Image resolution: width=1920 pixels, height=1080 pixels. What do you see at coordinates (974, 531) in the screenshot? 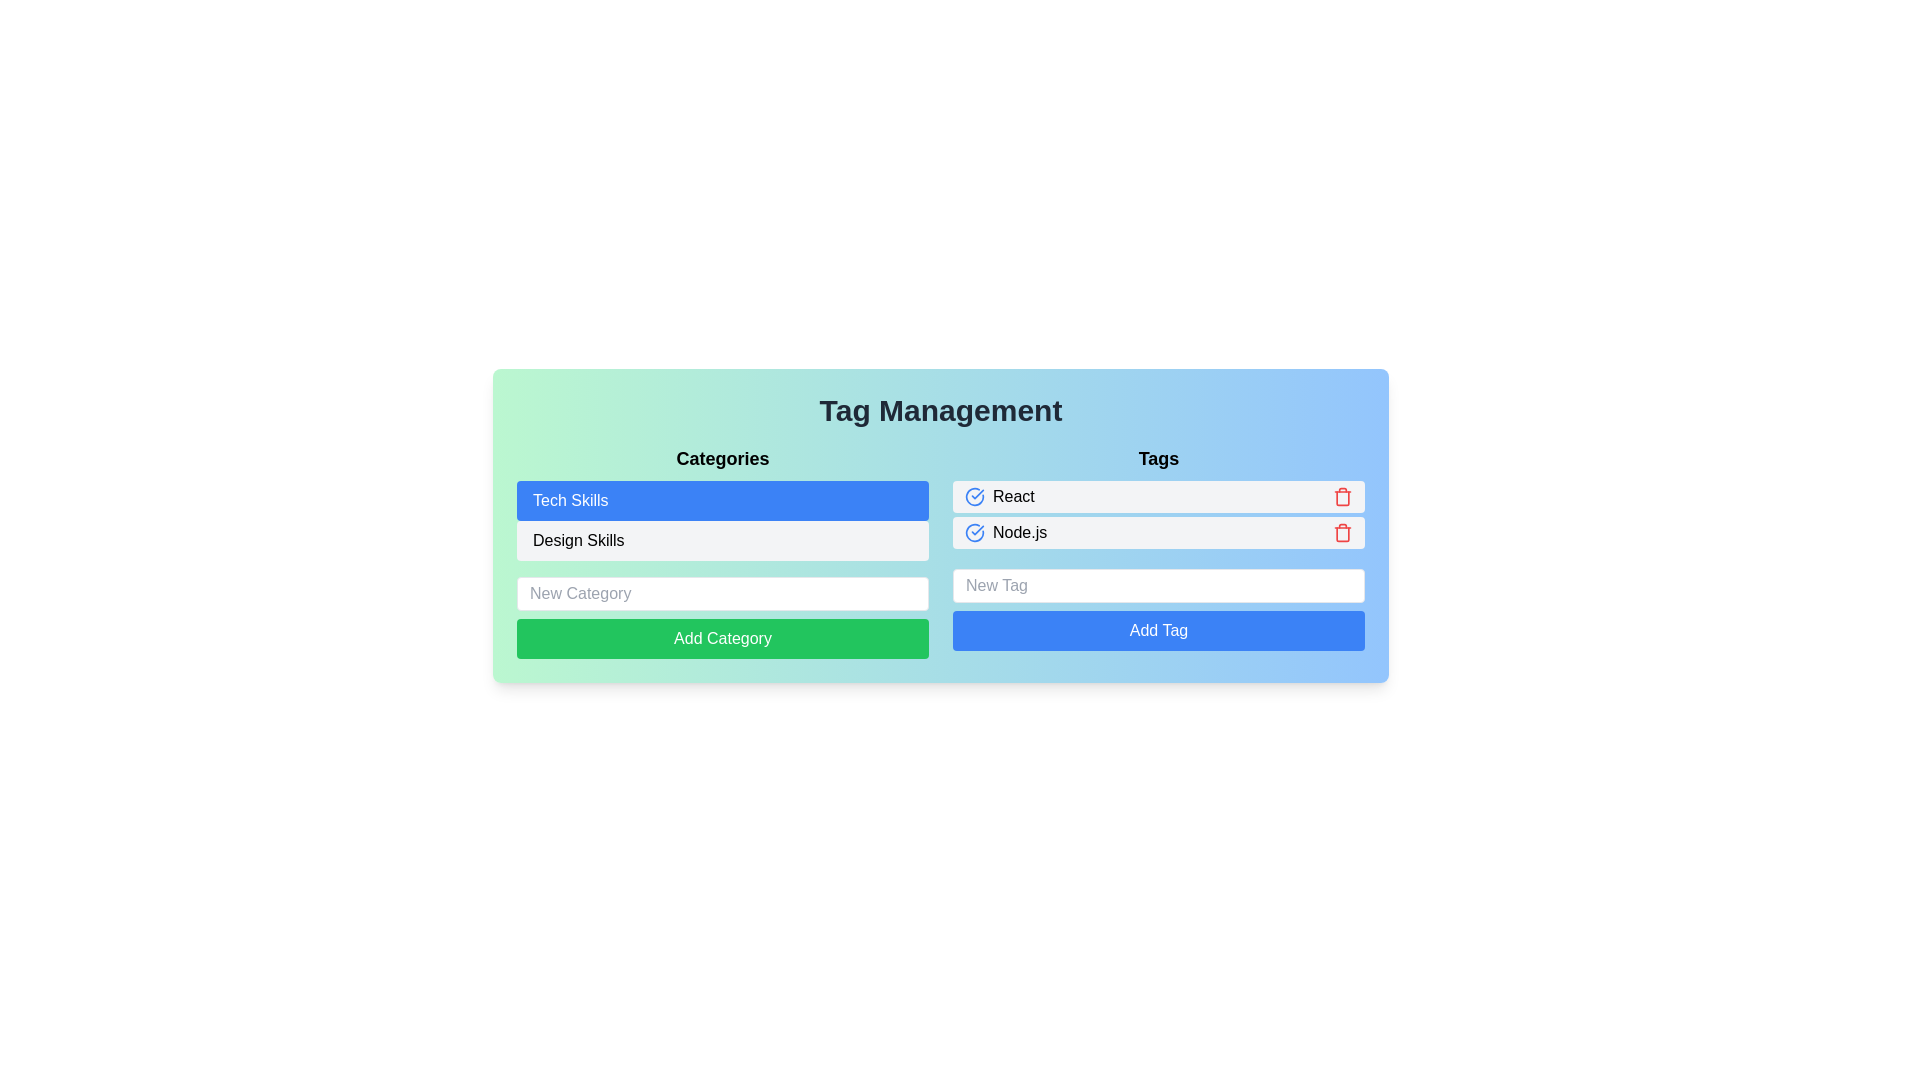
I see `the blue circular icon with a checkmark inside, located next to the text 'Node.js' in the 'Tags' section` at bounding box center [974, 531].